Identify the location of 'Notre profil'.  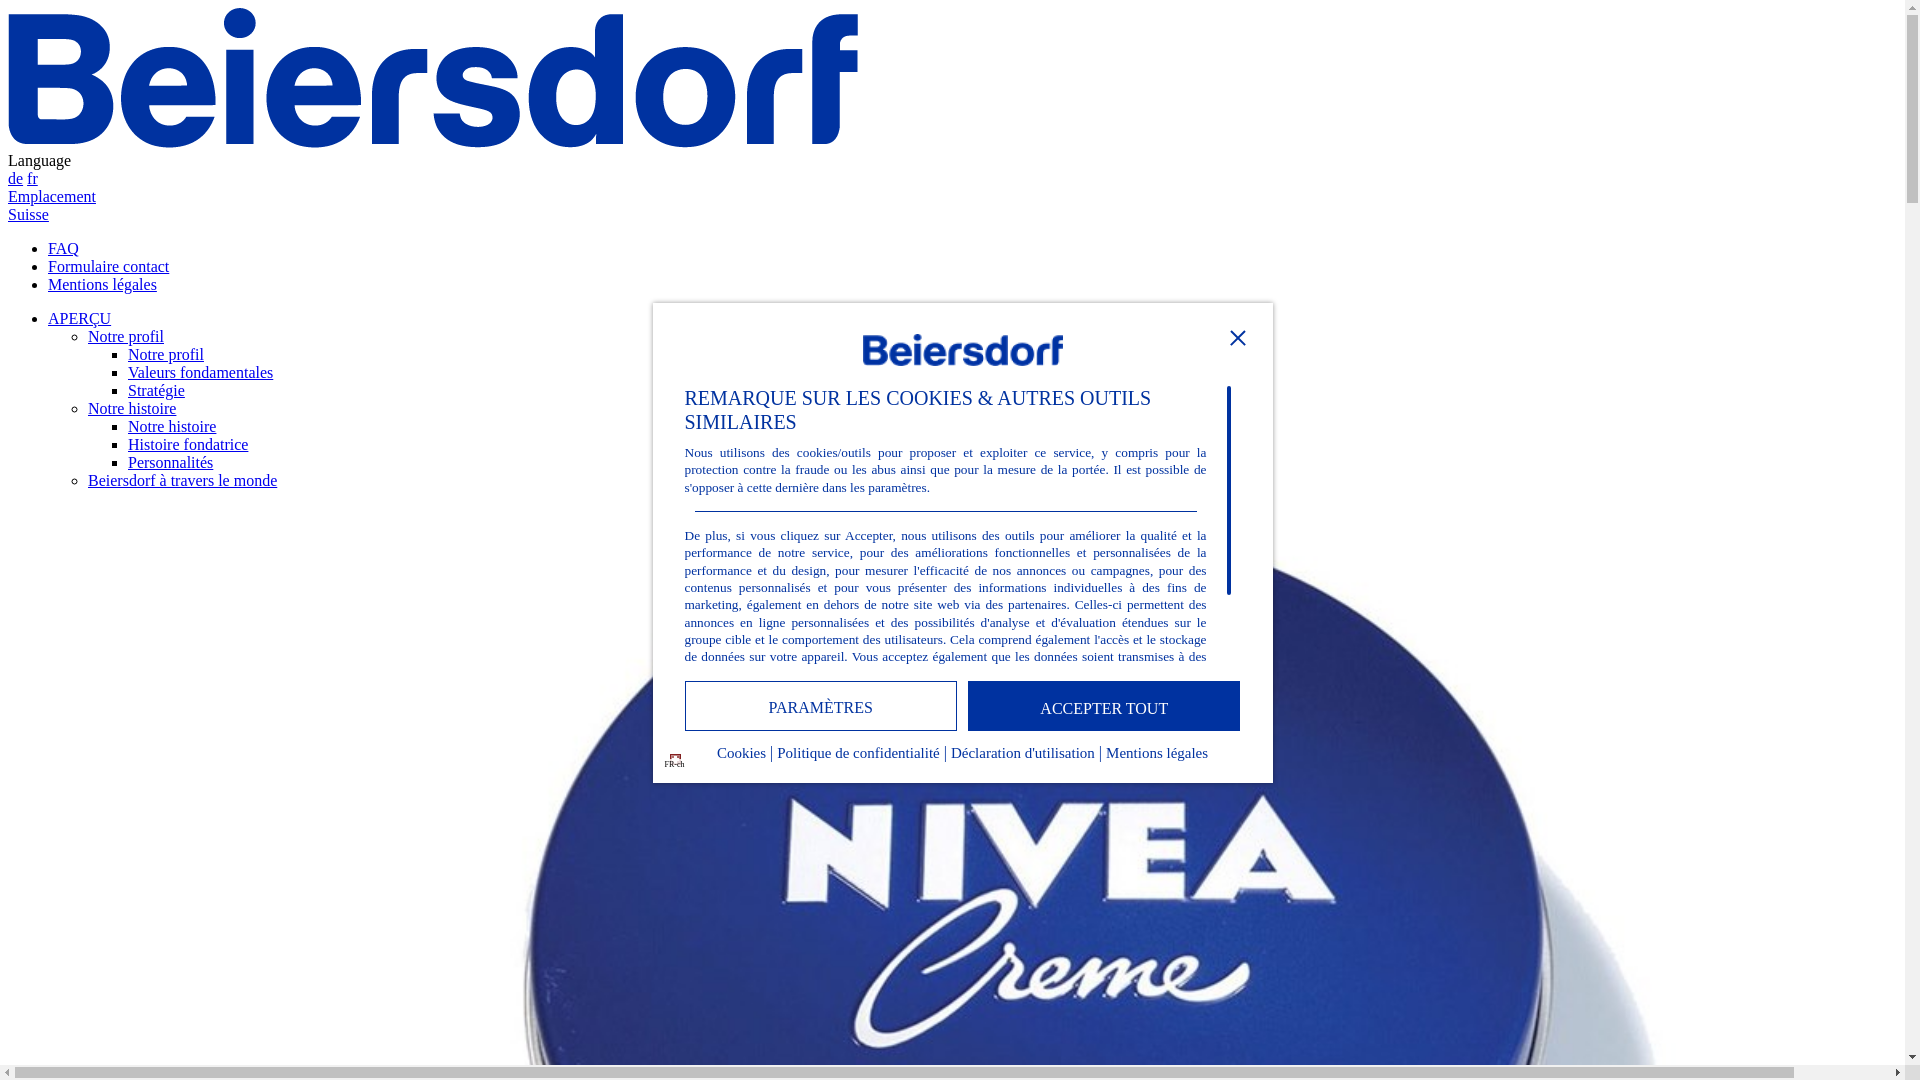
(124, 335).